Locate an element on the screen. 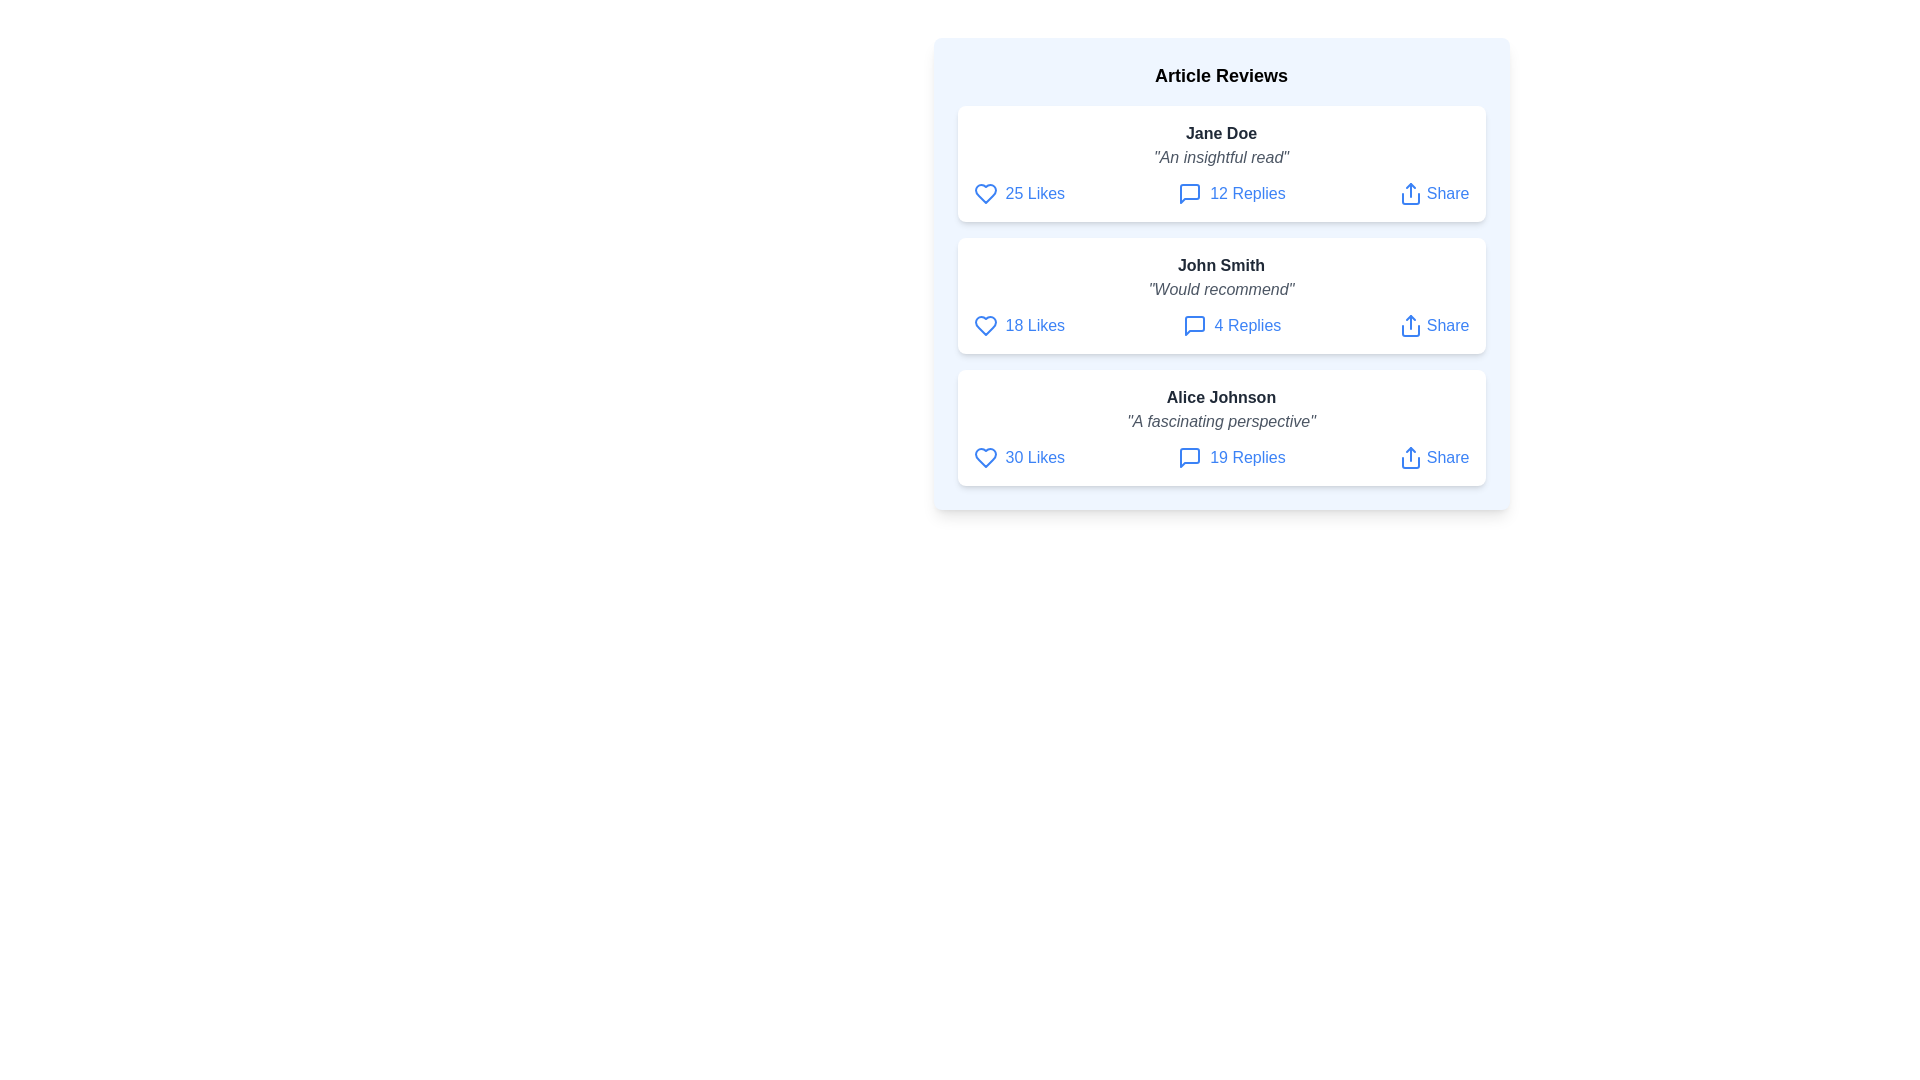 This screenshot has height=1080, width=1920. like button for the review authored by John Smith is located at coordinates (985, 325).